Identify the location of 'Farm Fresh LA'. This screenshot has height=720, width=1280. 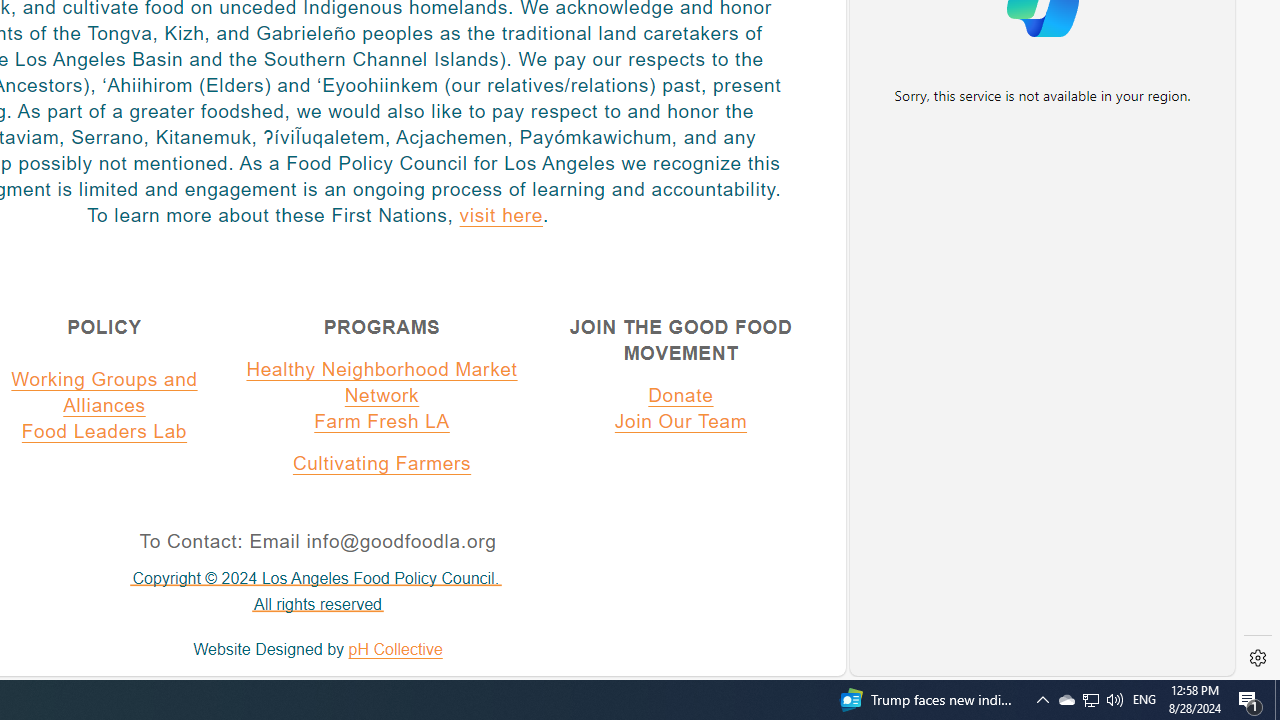
(382, 420).